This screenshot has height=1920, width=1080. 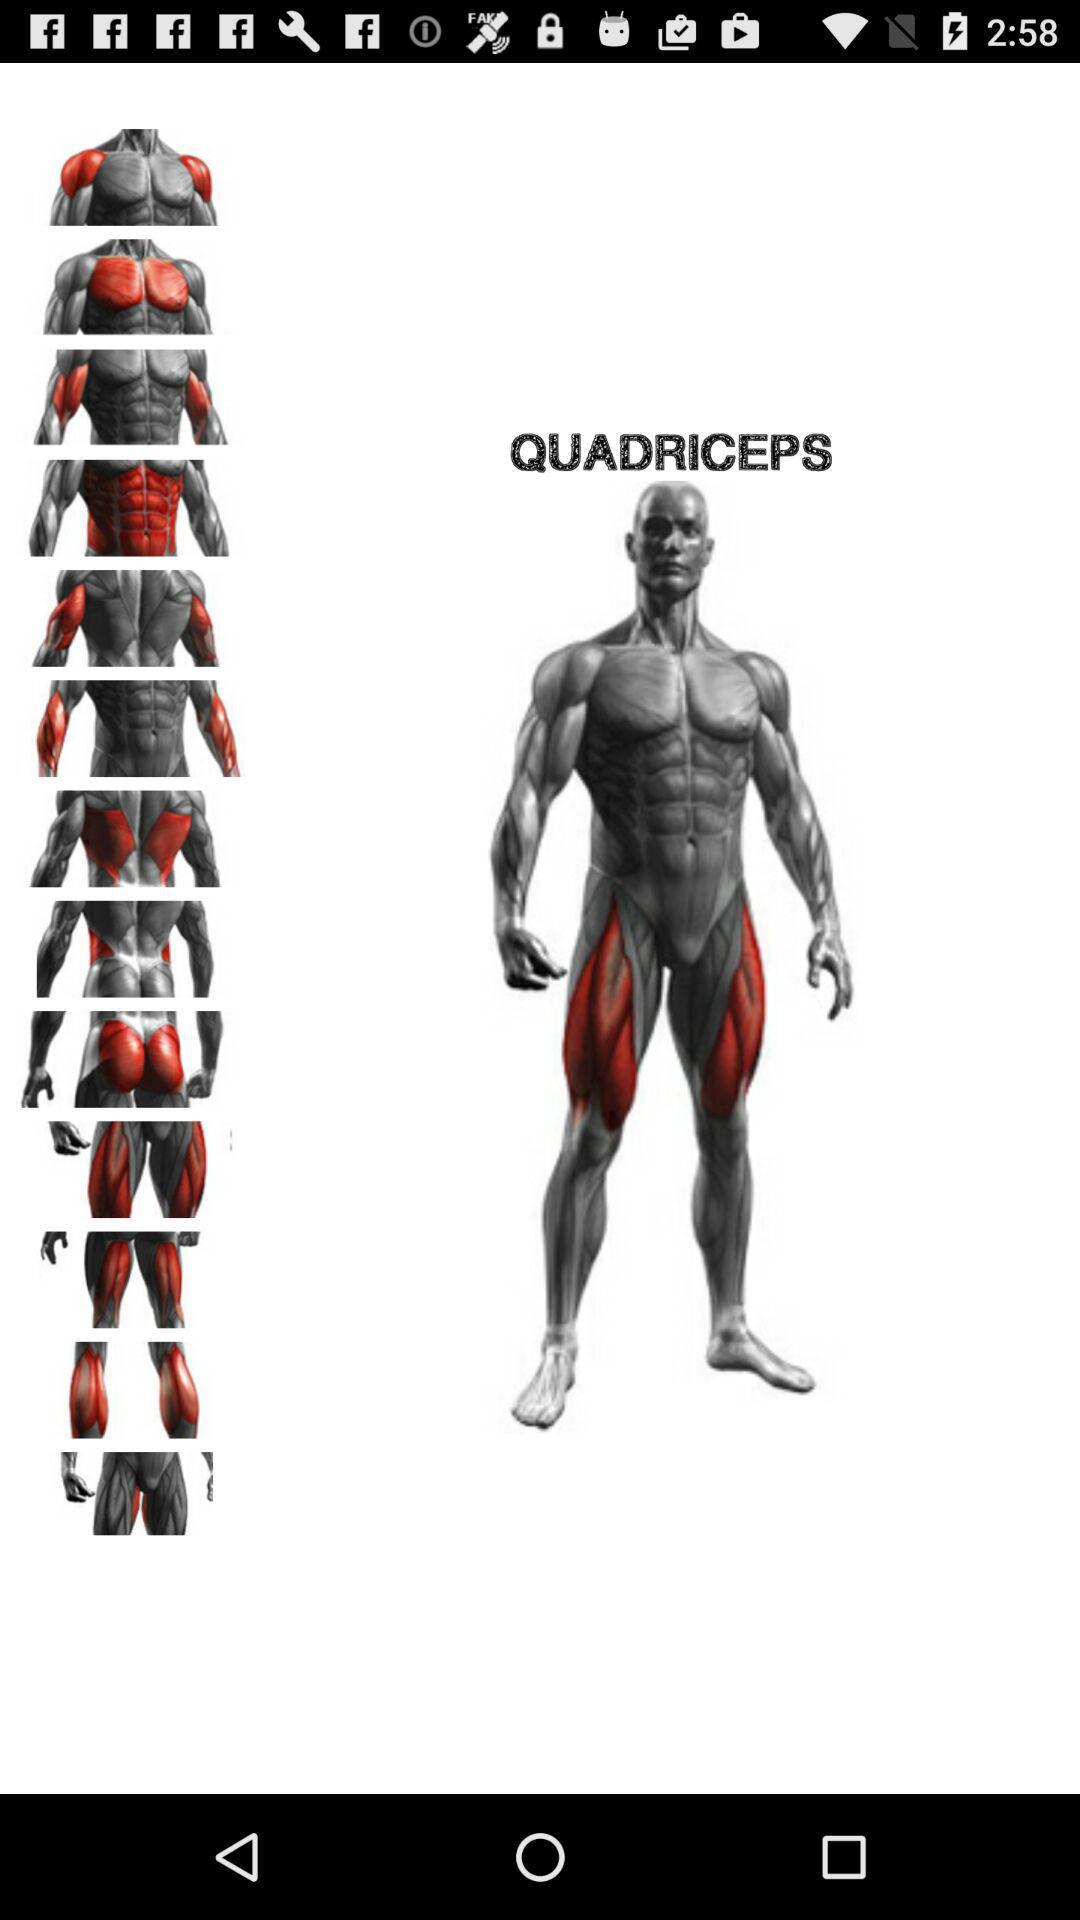 I want to click on side muscles image, so click(x=131, y=941).